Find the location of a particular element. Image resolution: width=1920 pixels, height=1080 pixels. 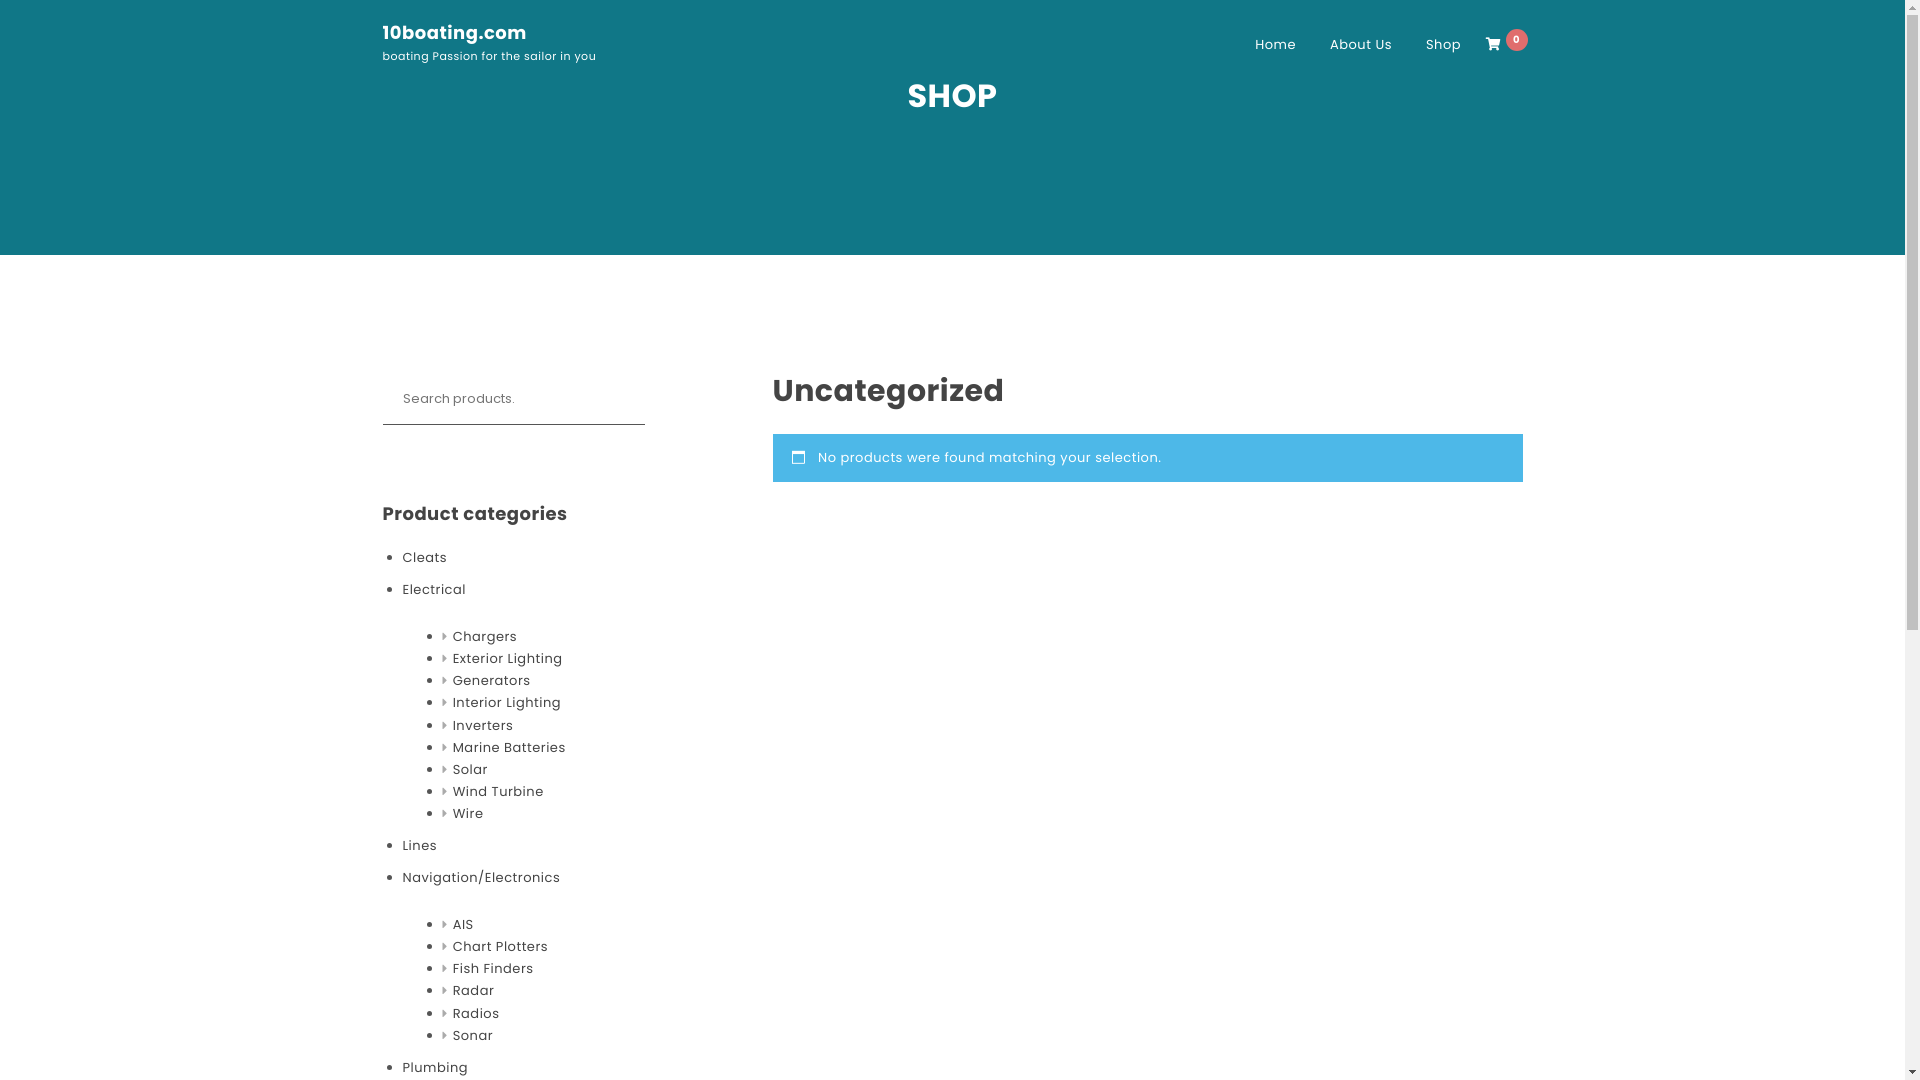

'Navigation/Electronics' is located at coordinates (401, 877).